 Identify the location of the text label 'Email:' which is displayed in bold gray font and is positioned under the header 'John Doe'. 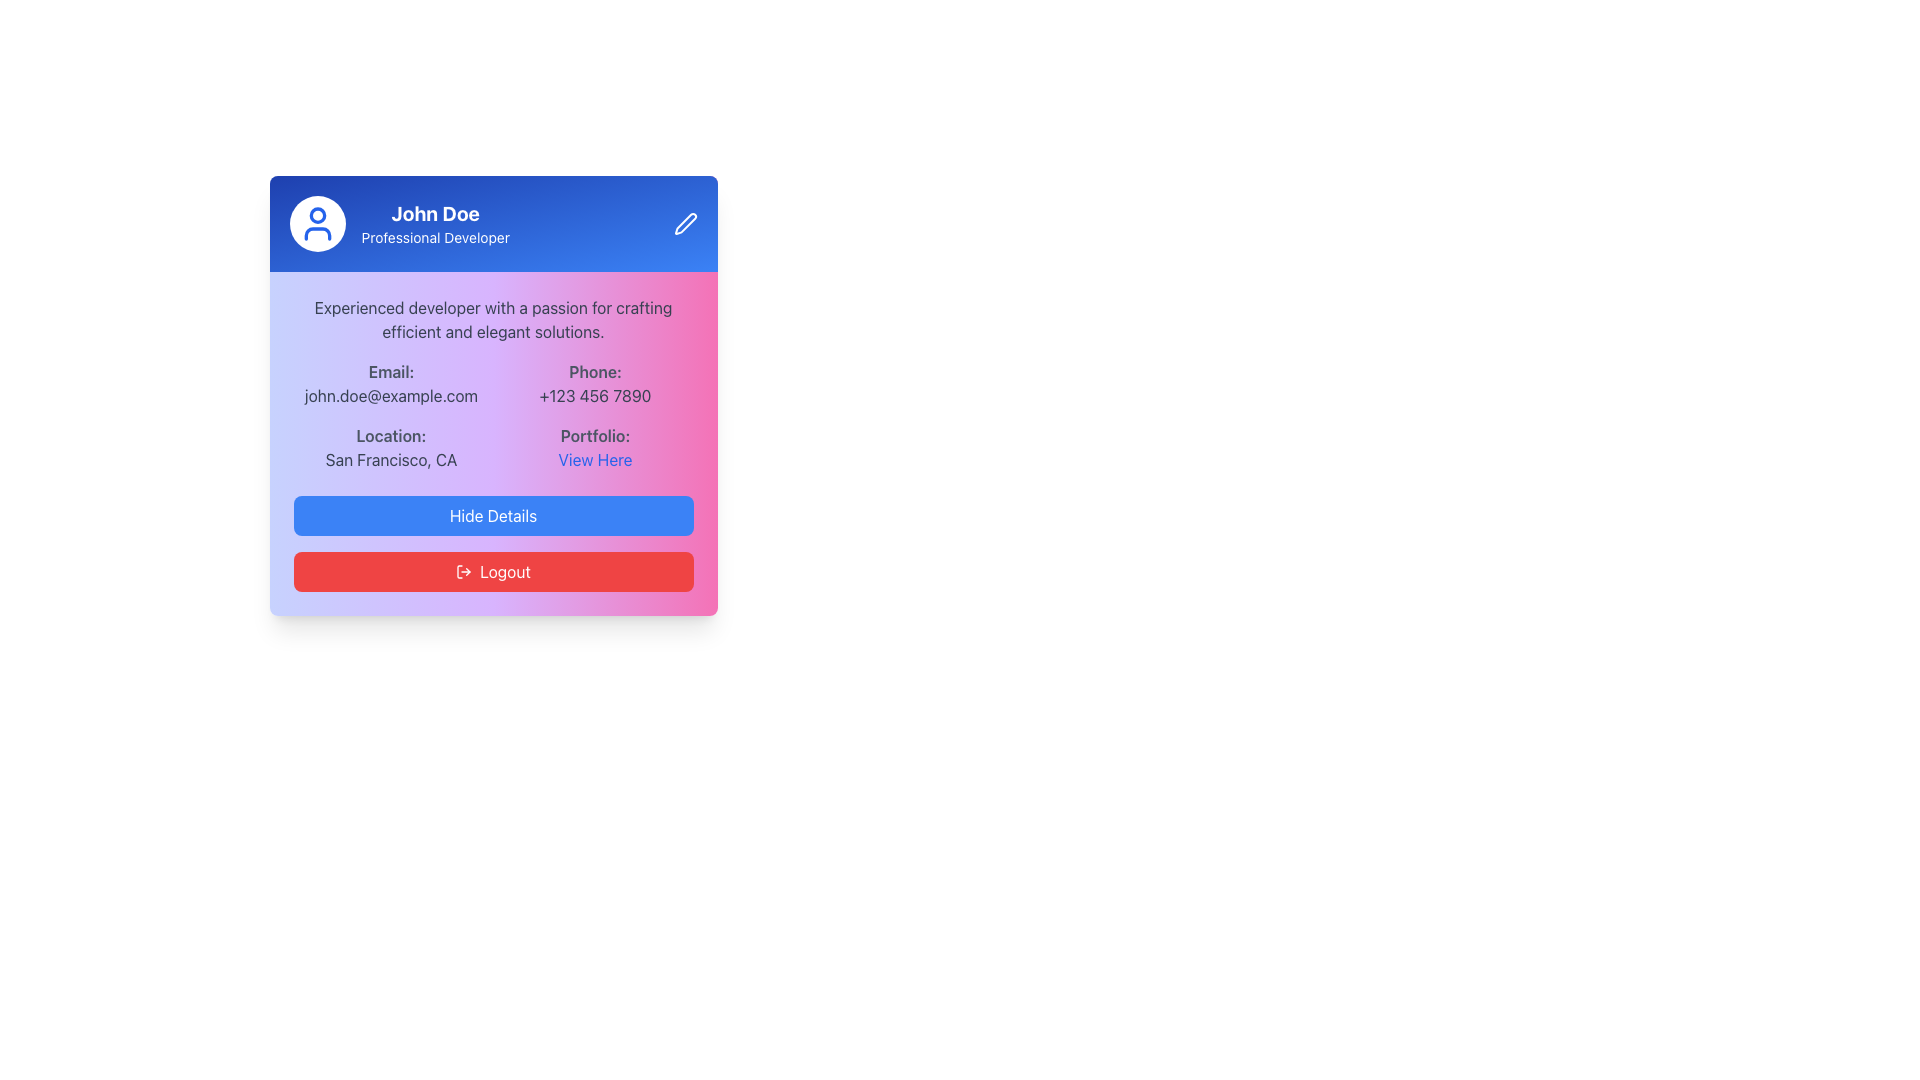
(391, 371).